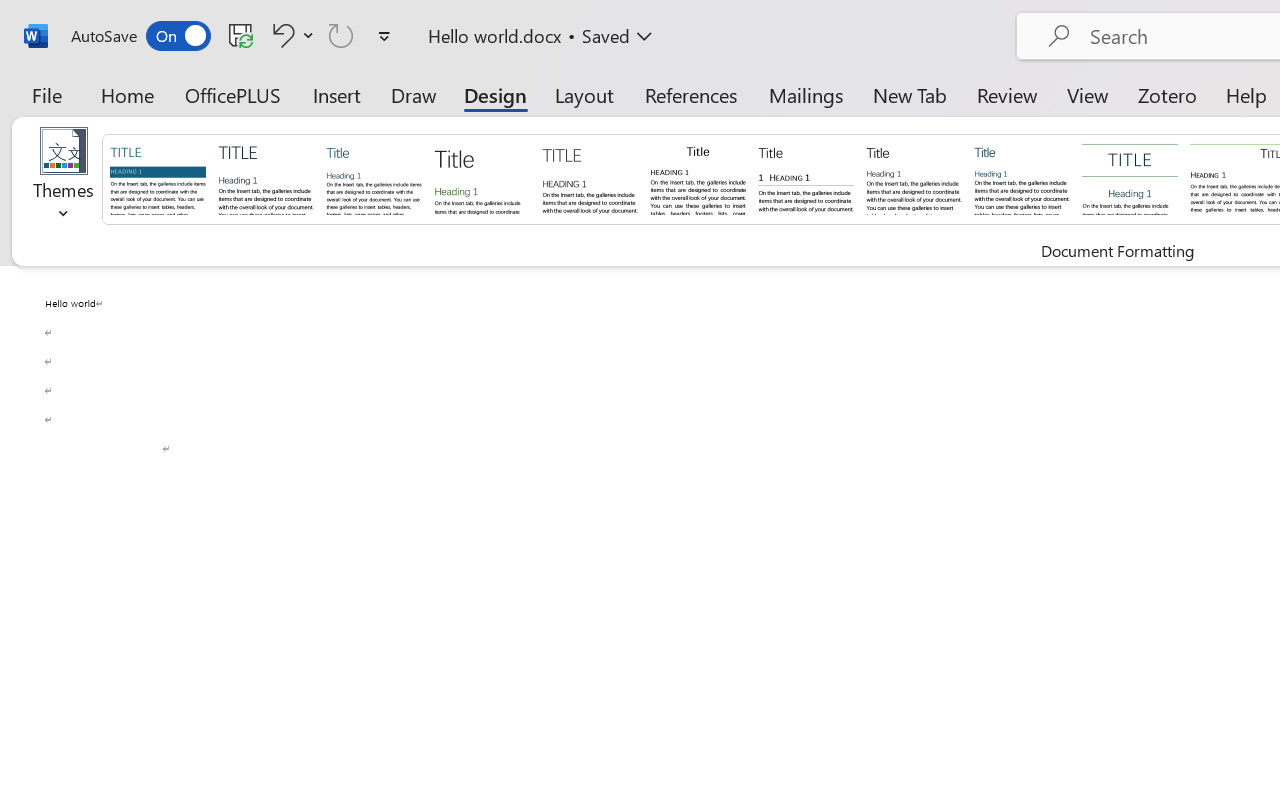 The width and height of the screenshot is (1280, 800). I want to click on 'More Options', so click(308, 34).